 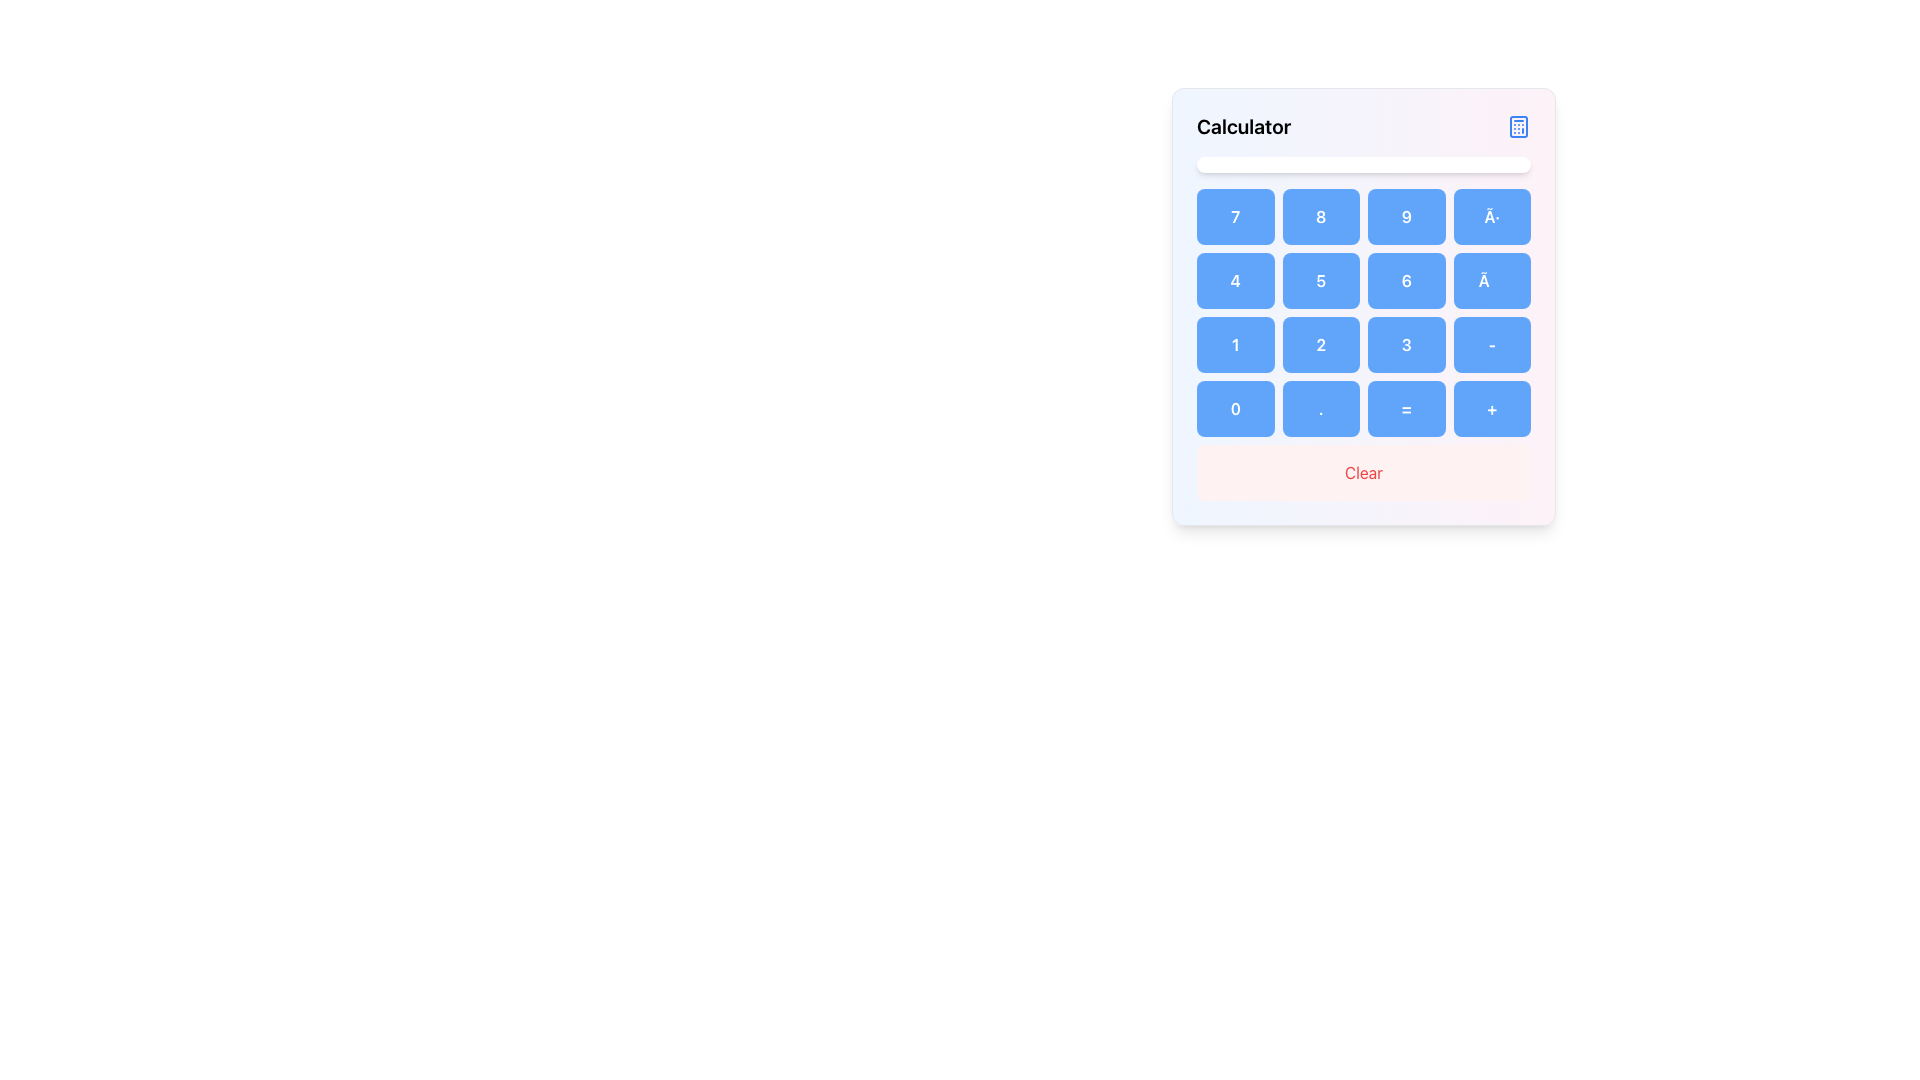 I want to click on the button displaying the number '7', which is styled with rounded corners and a light blue background, located at the top-left corner of a 4x5 grid layout, so click(x=1234, y=216).